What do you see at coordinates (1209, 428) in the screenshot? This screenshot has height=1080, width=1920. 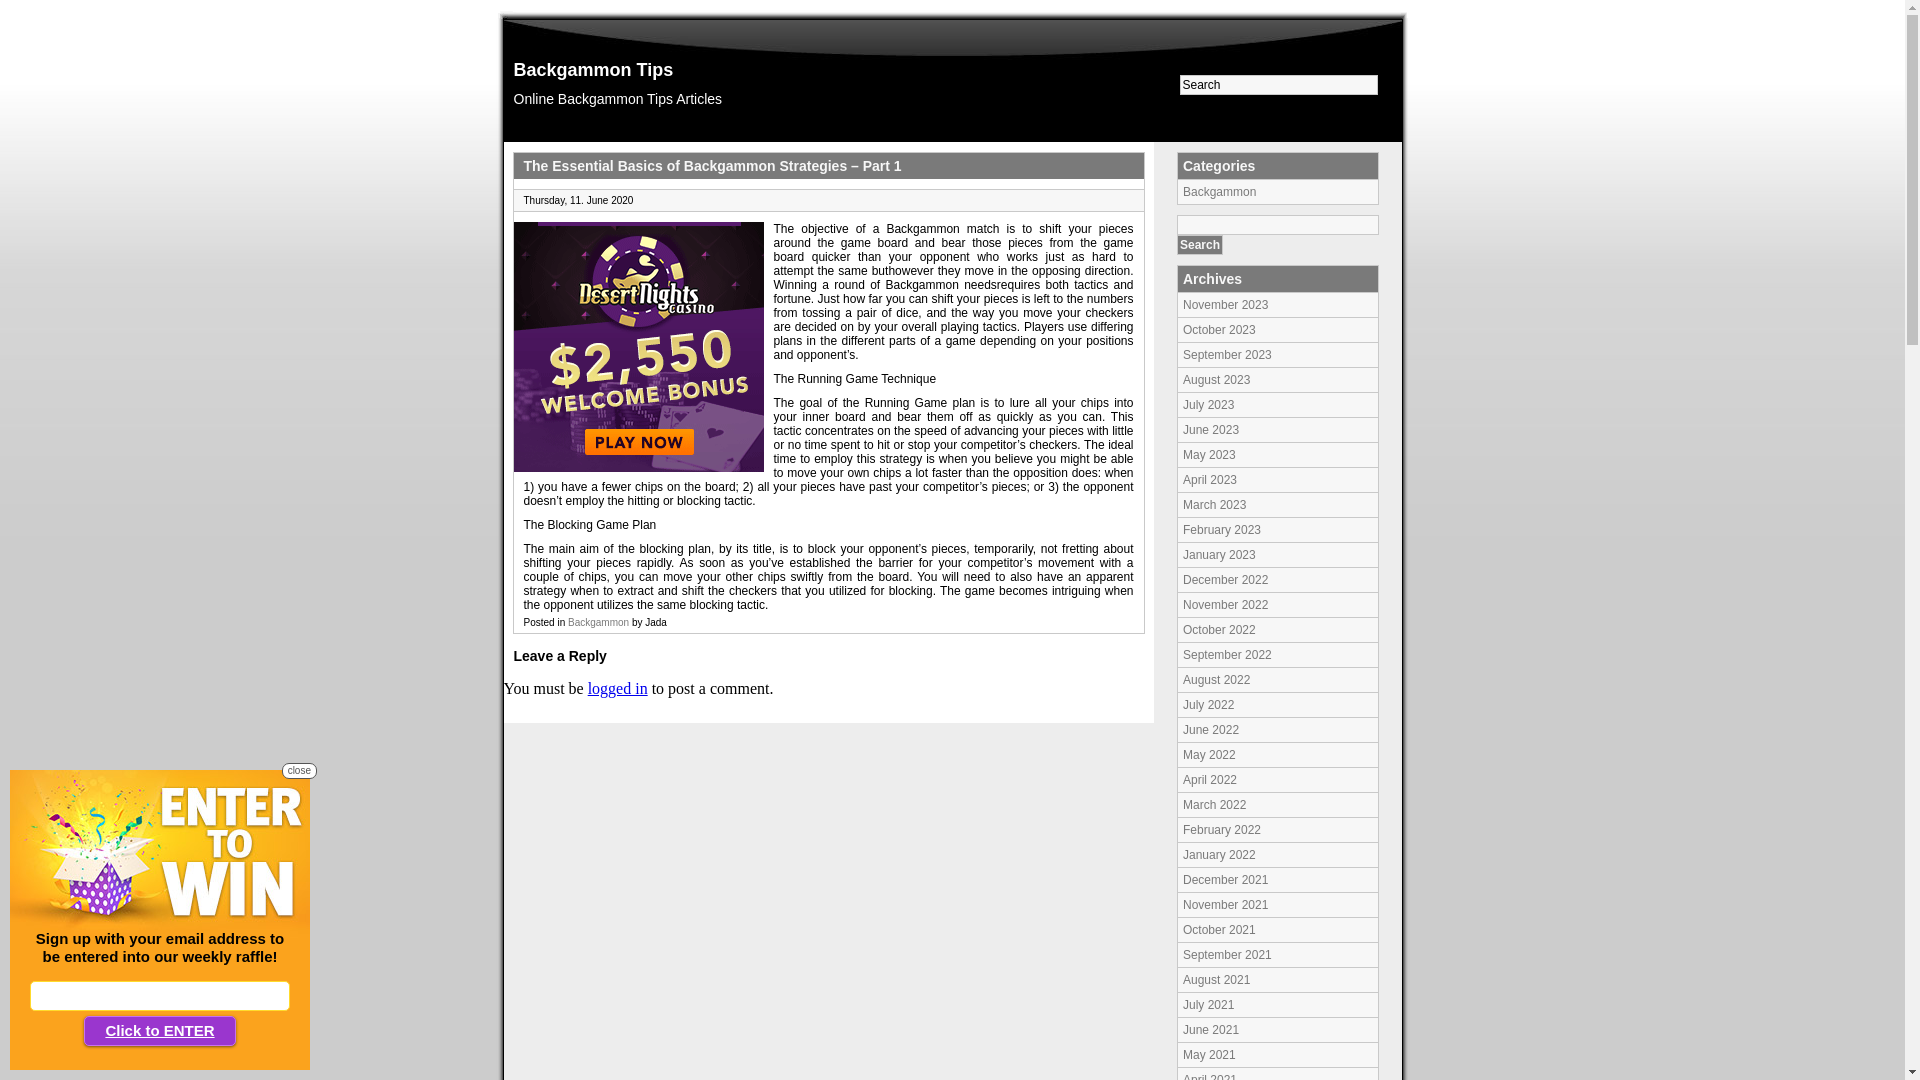 I see `'June 2023'` at bounding box center [1209, 428].